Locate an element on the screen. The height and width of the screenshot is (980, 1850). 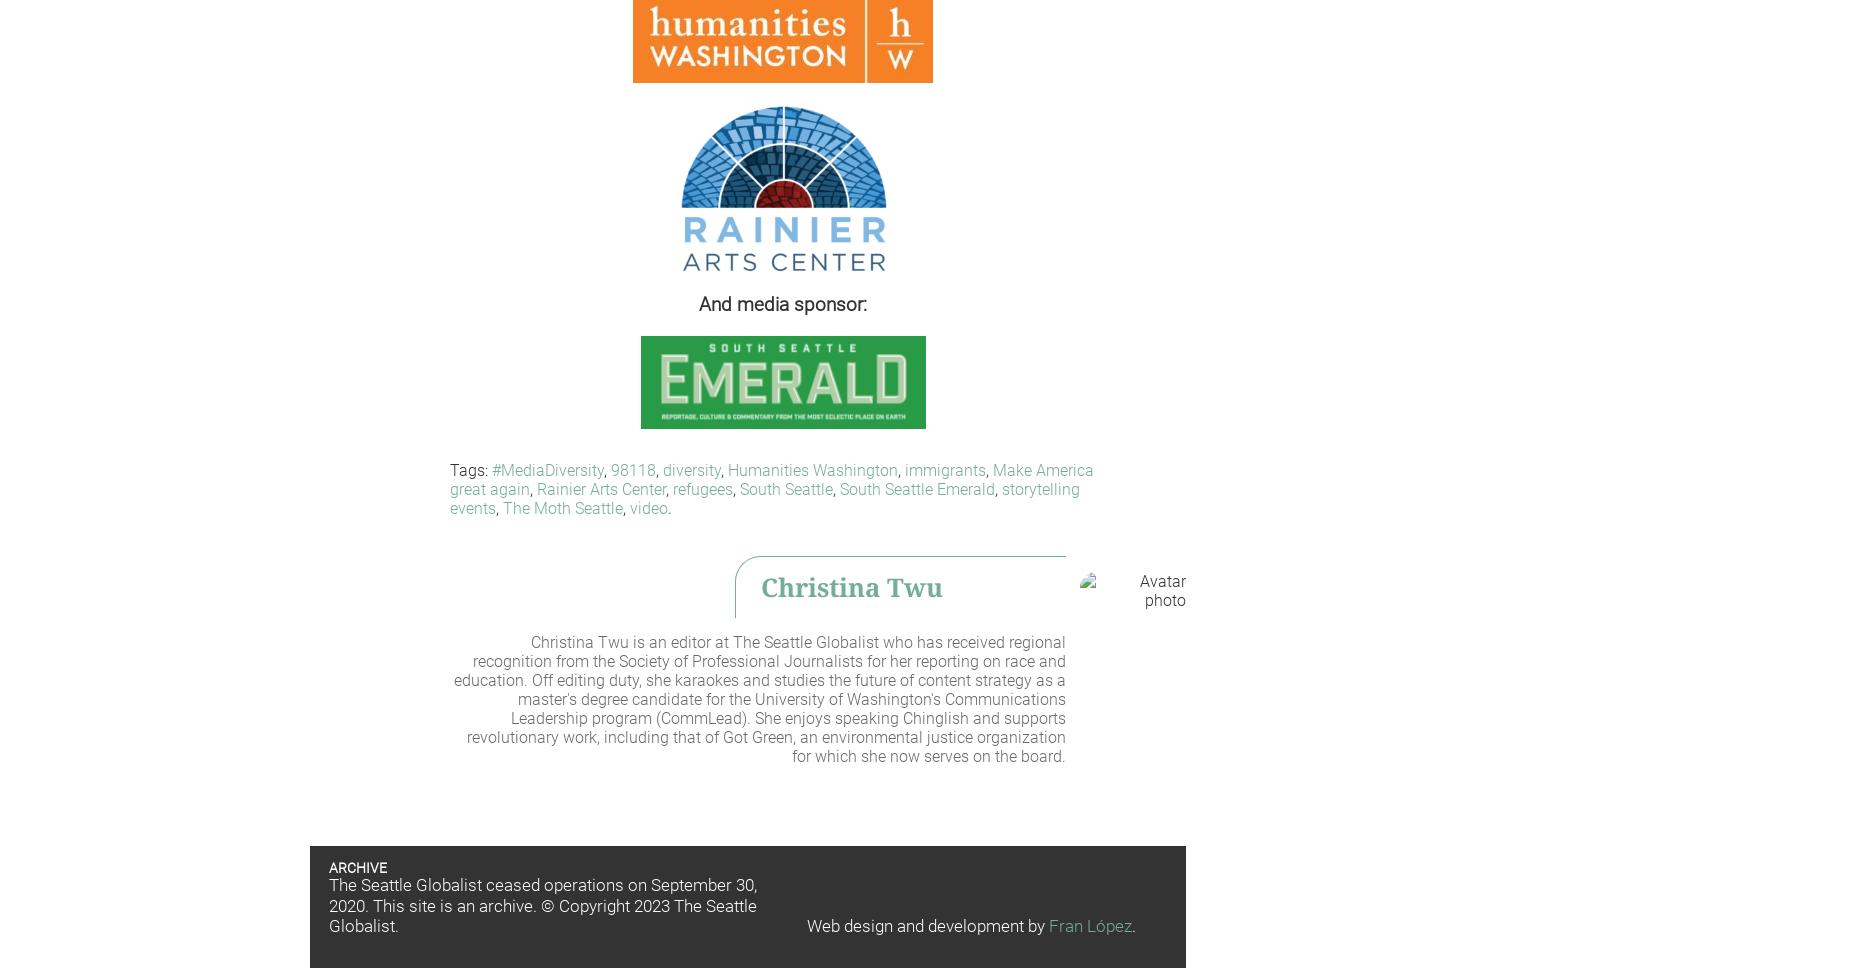
'video' is located at coordinates (648, 507).